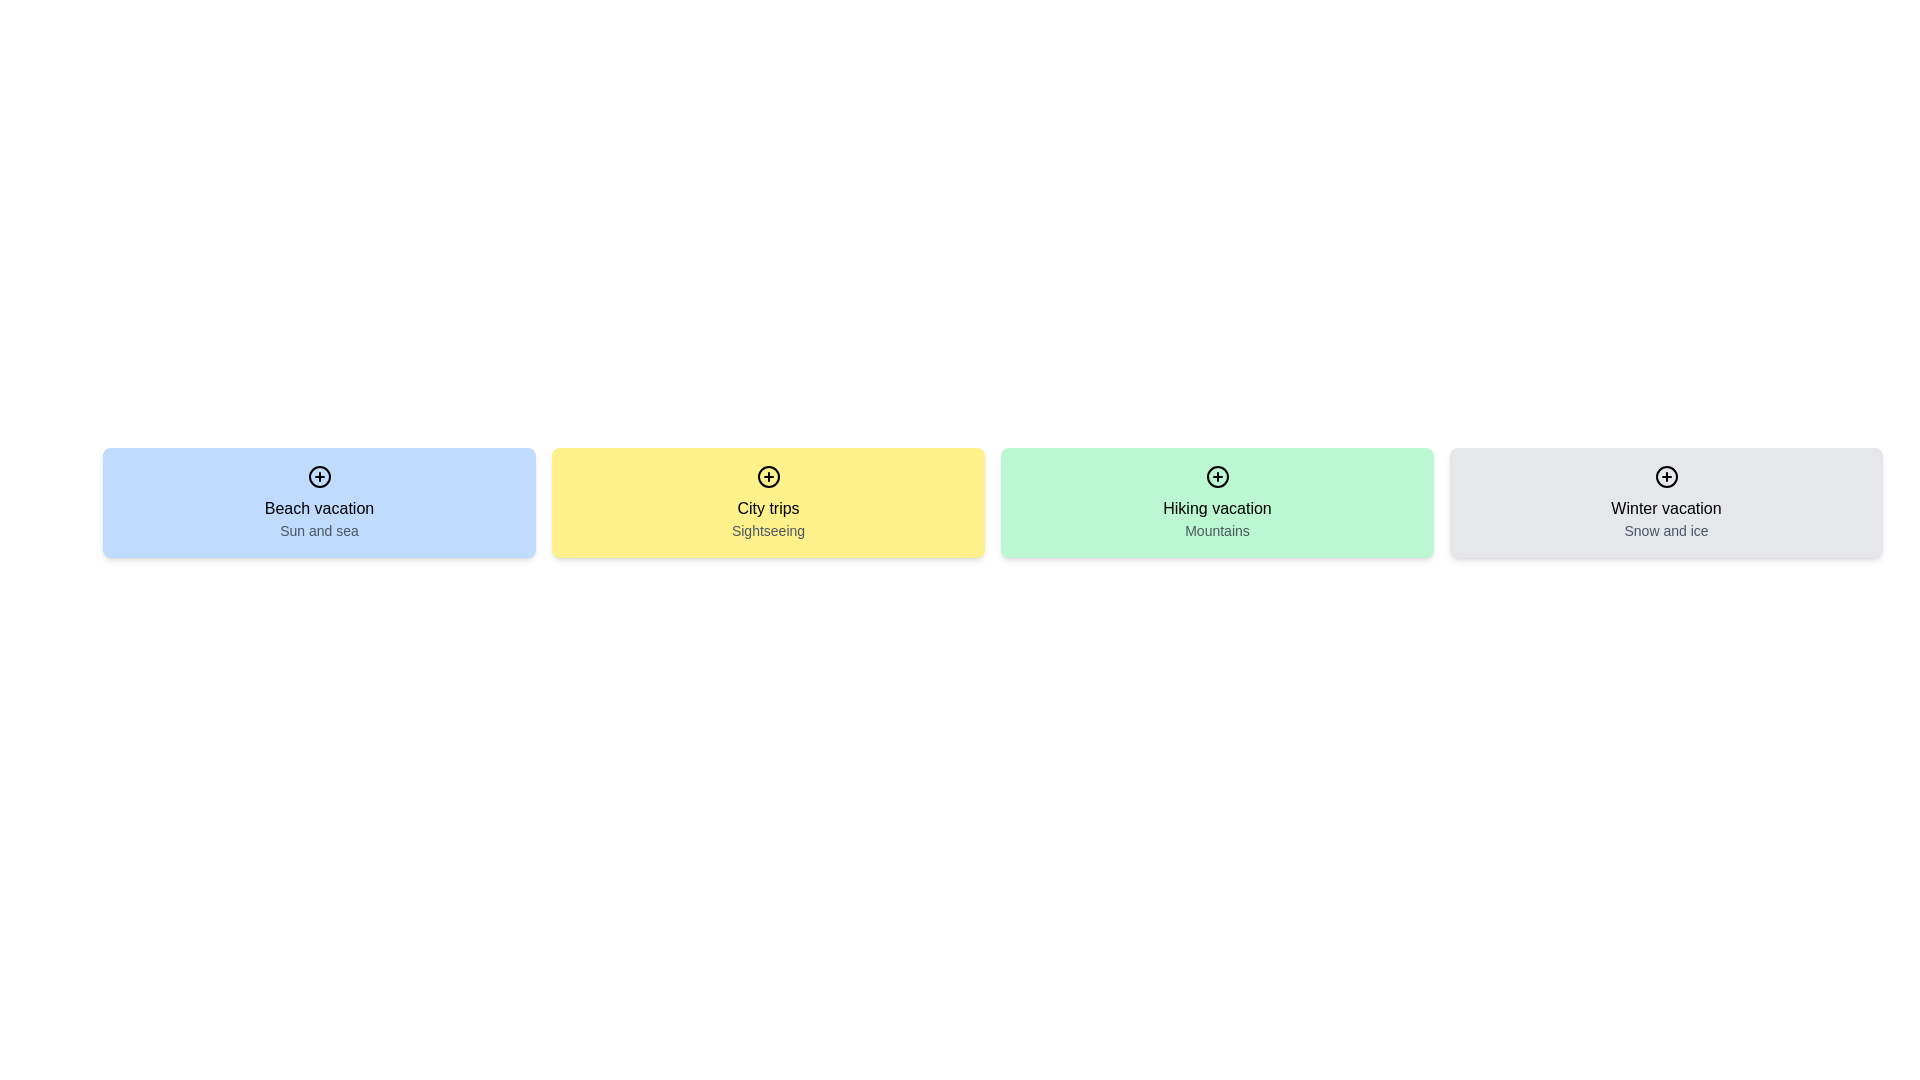 This screenshot has height=1080, width=1920. Describe the element at coordinates (1216, 508) in the screenshot. I see `the static text label 'Hiking vacation' located in the third card from the left, positioned above the text 'Mountains'` at that location.